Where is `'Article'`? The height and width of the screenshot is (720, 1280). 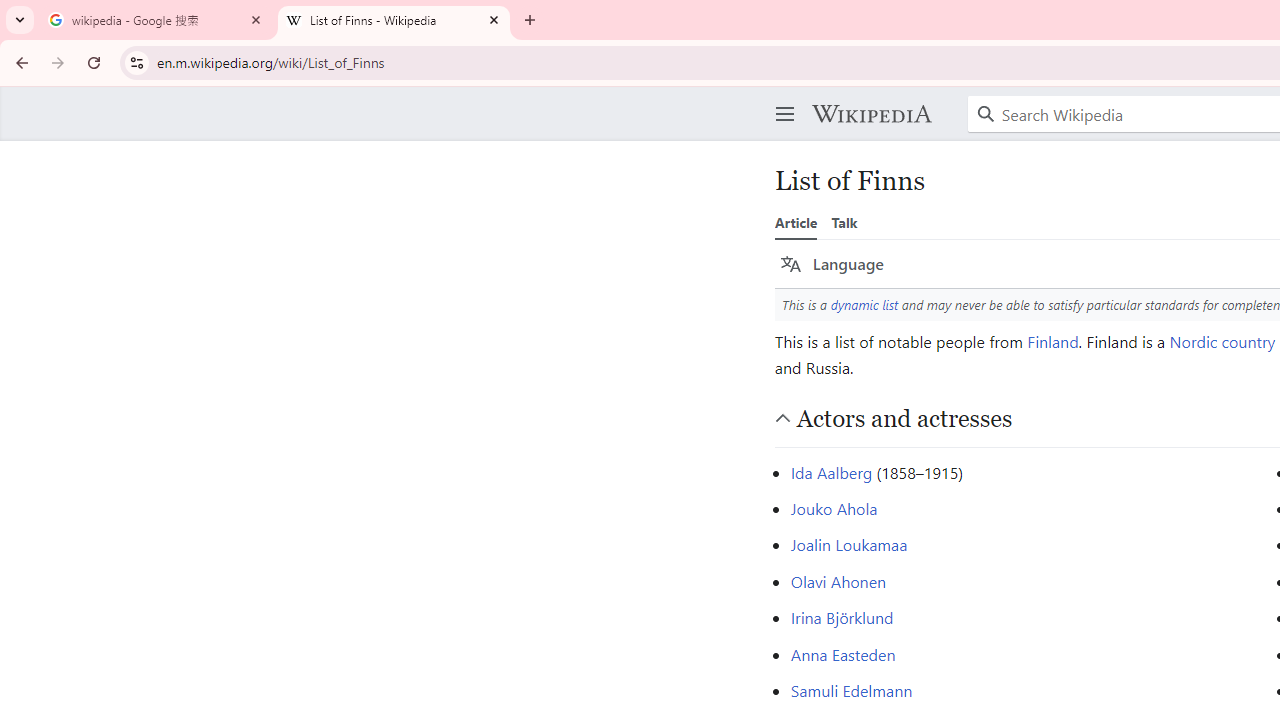 'Article' is located at coordinates (795, 222).